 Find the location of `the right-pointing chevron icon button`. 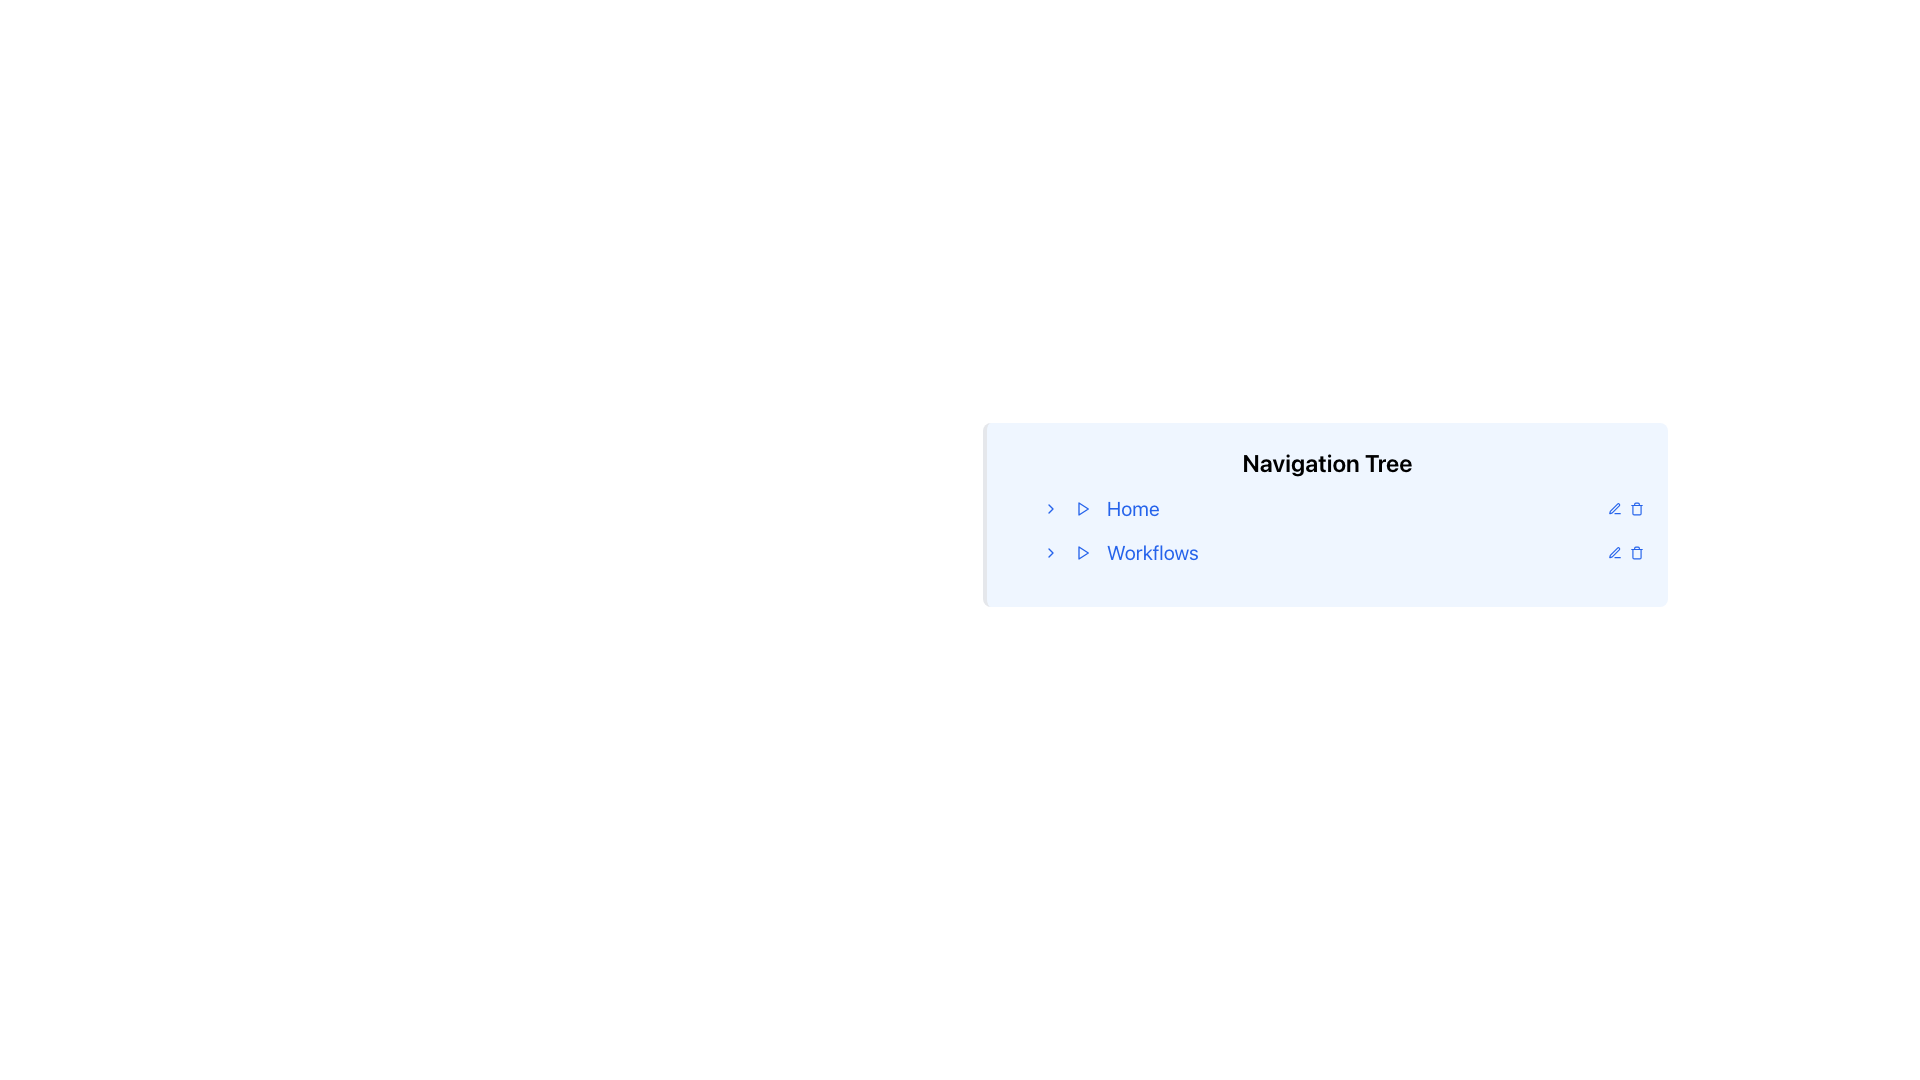

the right-pointing chevron icon button is located at coordinates (1050, 508).